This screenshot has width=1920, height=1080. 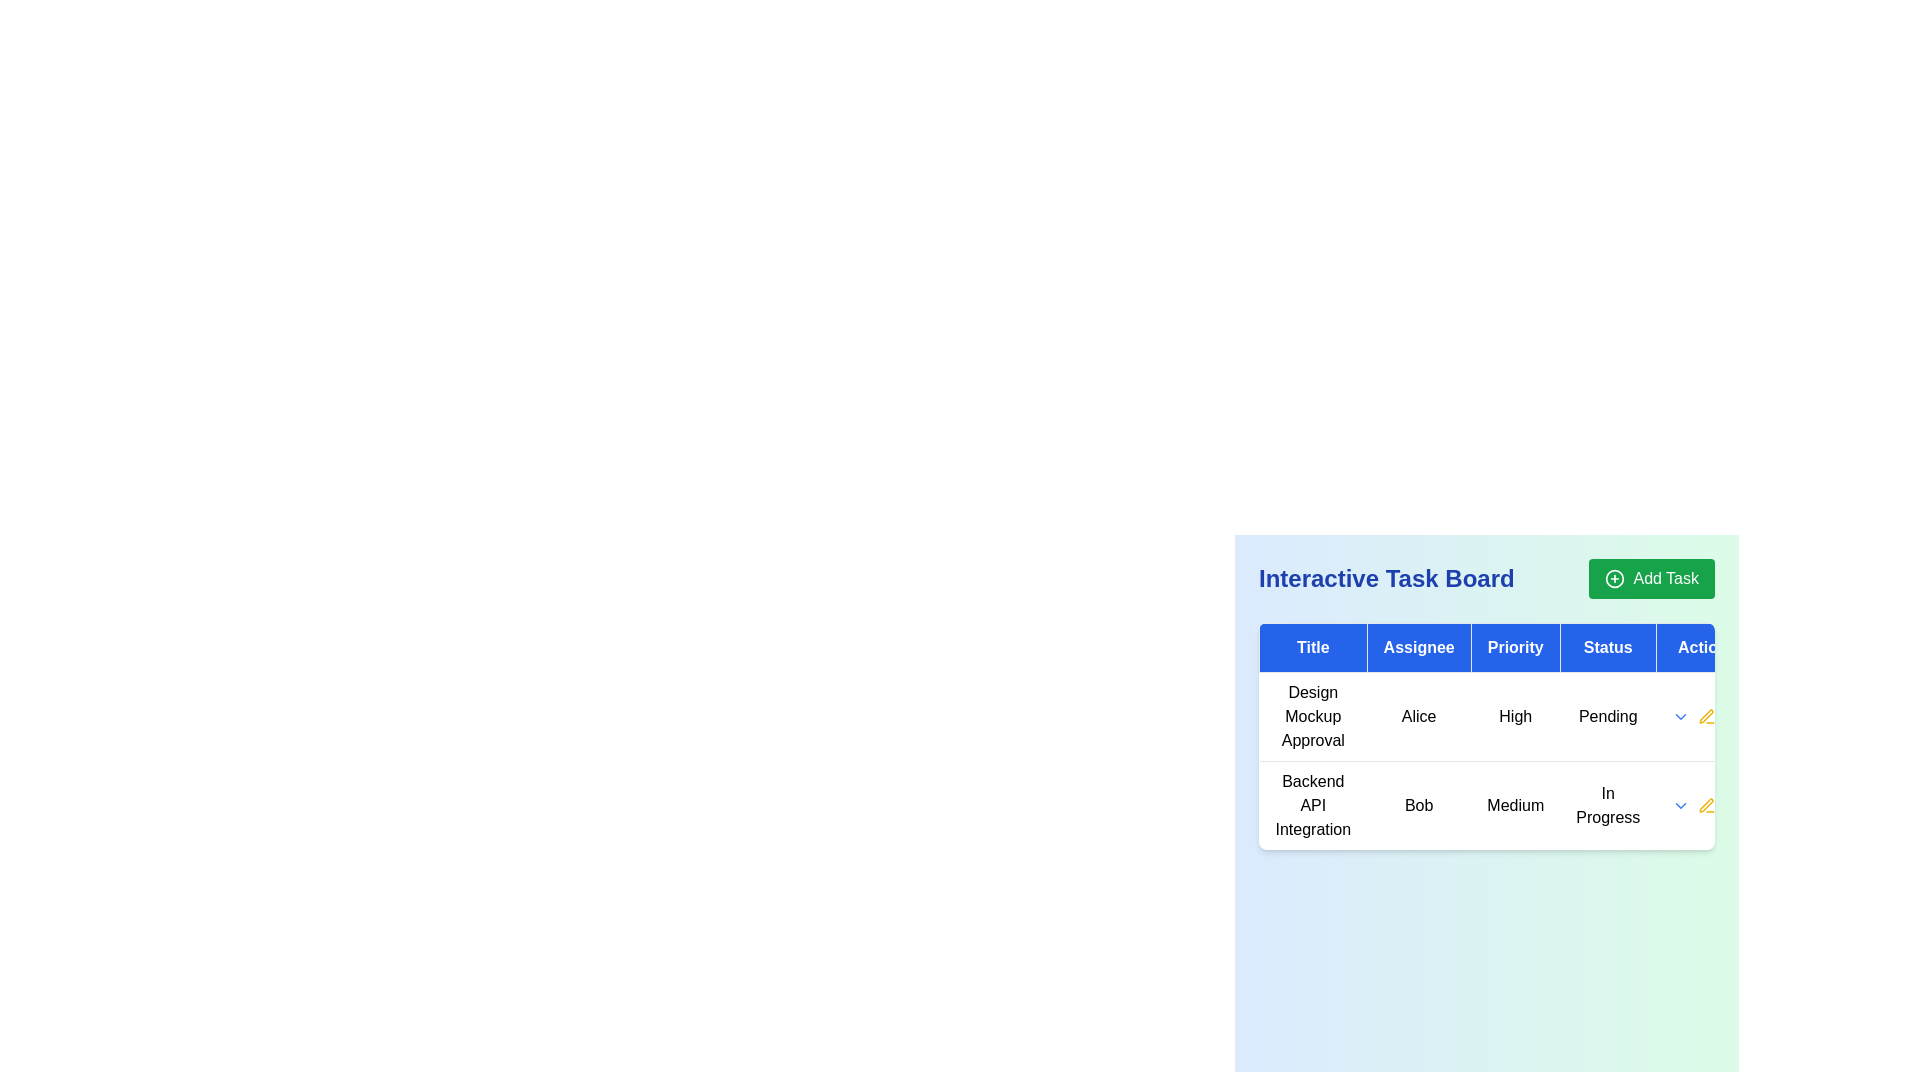 What do you see at coordinates (1732, 716) in the screenshot?
I see `the small square icon with a red border in the 'Actions' column of the task board table, which aligns with the 'Design Mockup Approval' task row` at bounding box center [1732, 716].